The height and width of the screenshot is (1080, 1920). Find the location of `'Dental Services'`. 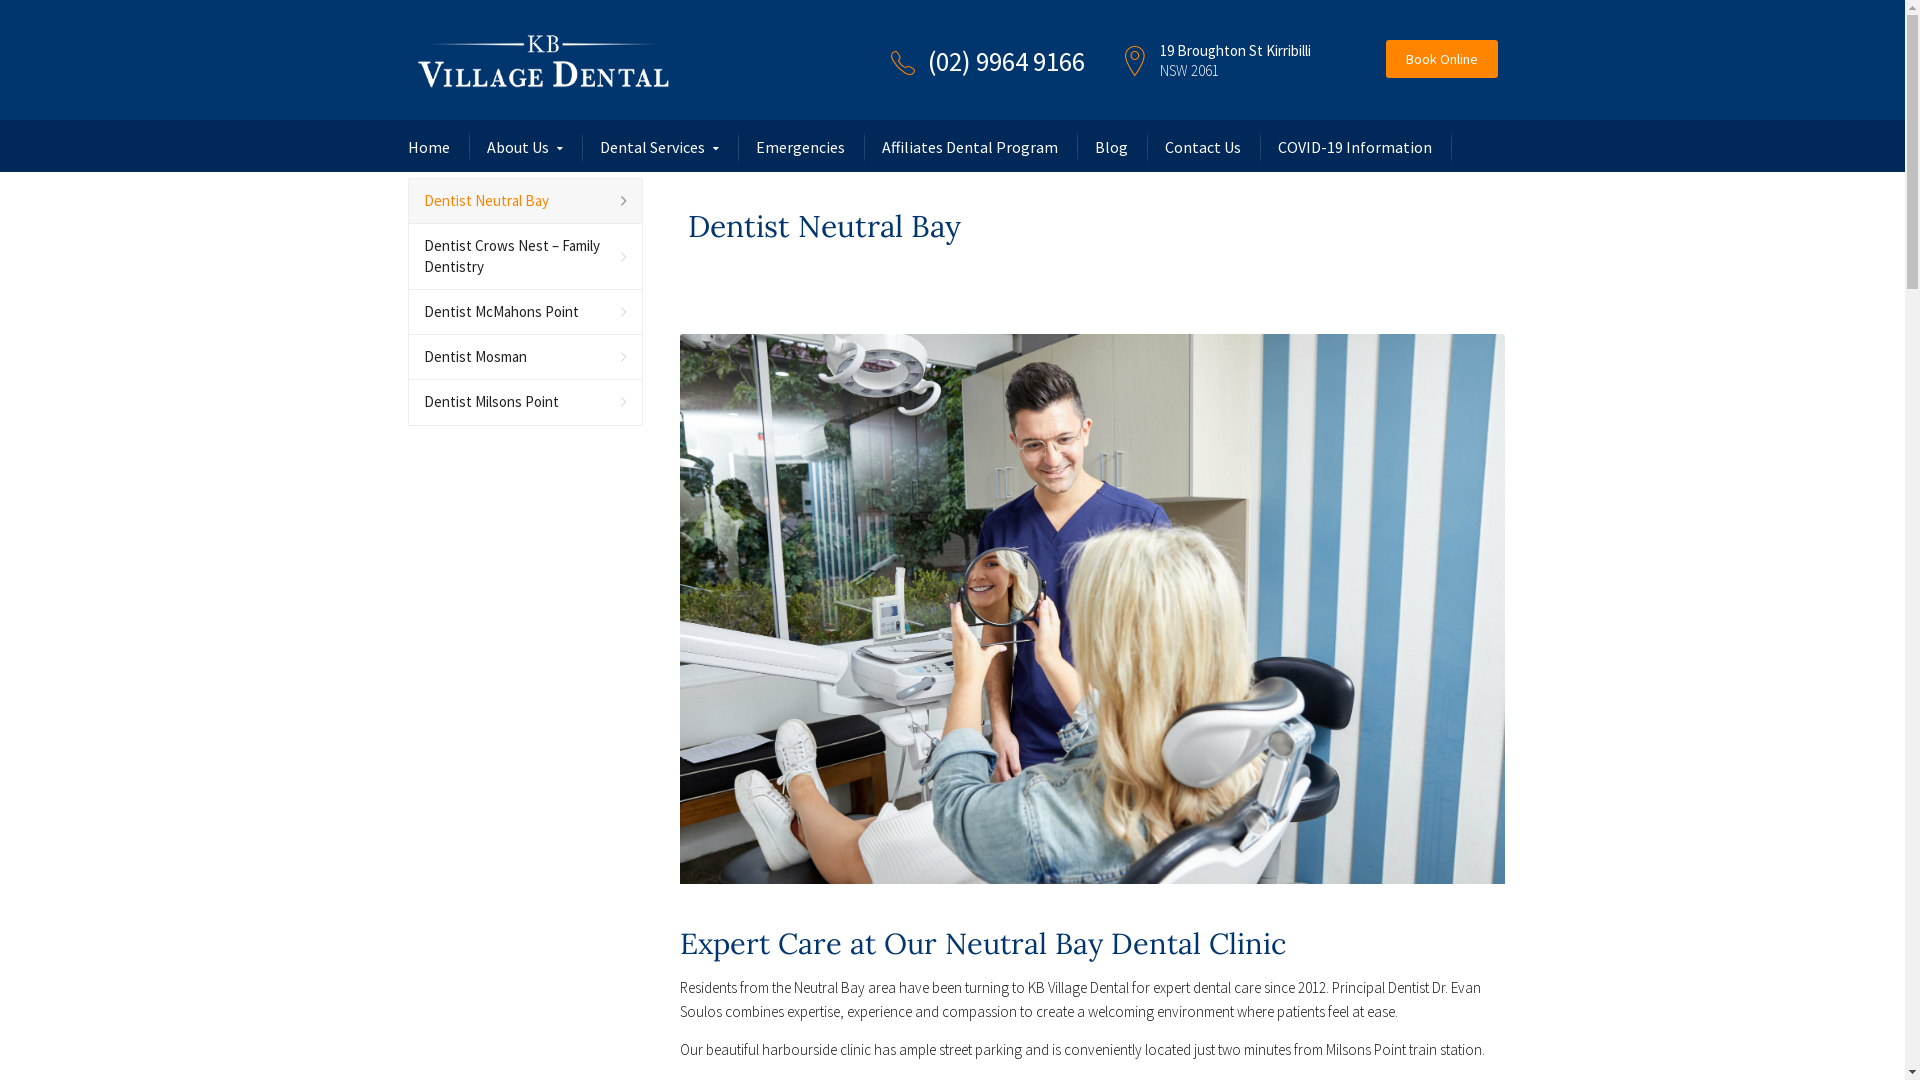

'Dental Services' is located at coordinates (659, 146).